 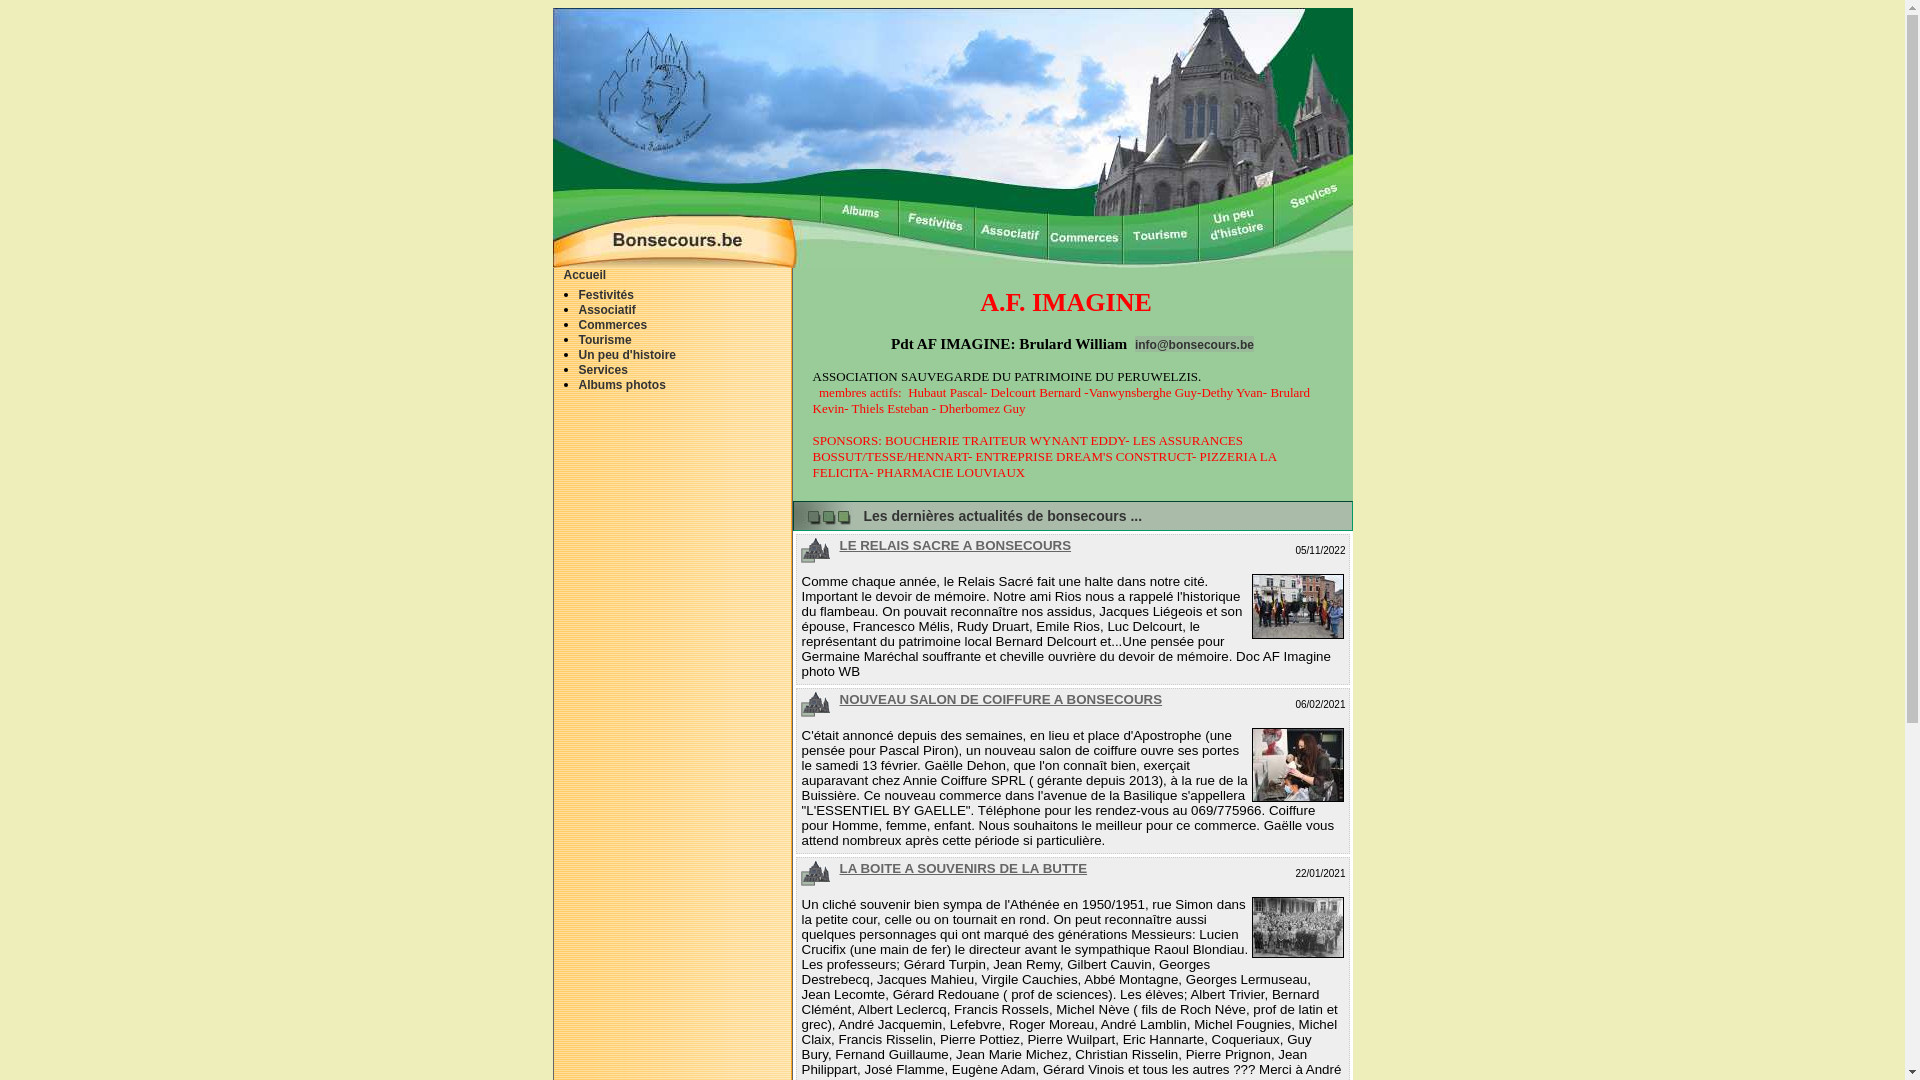 What do you see at coordinates (601, 370) in the screenshot?
I see `'Services'` at bounding box center [601, 370].